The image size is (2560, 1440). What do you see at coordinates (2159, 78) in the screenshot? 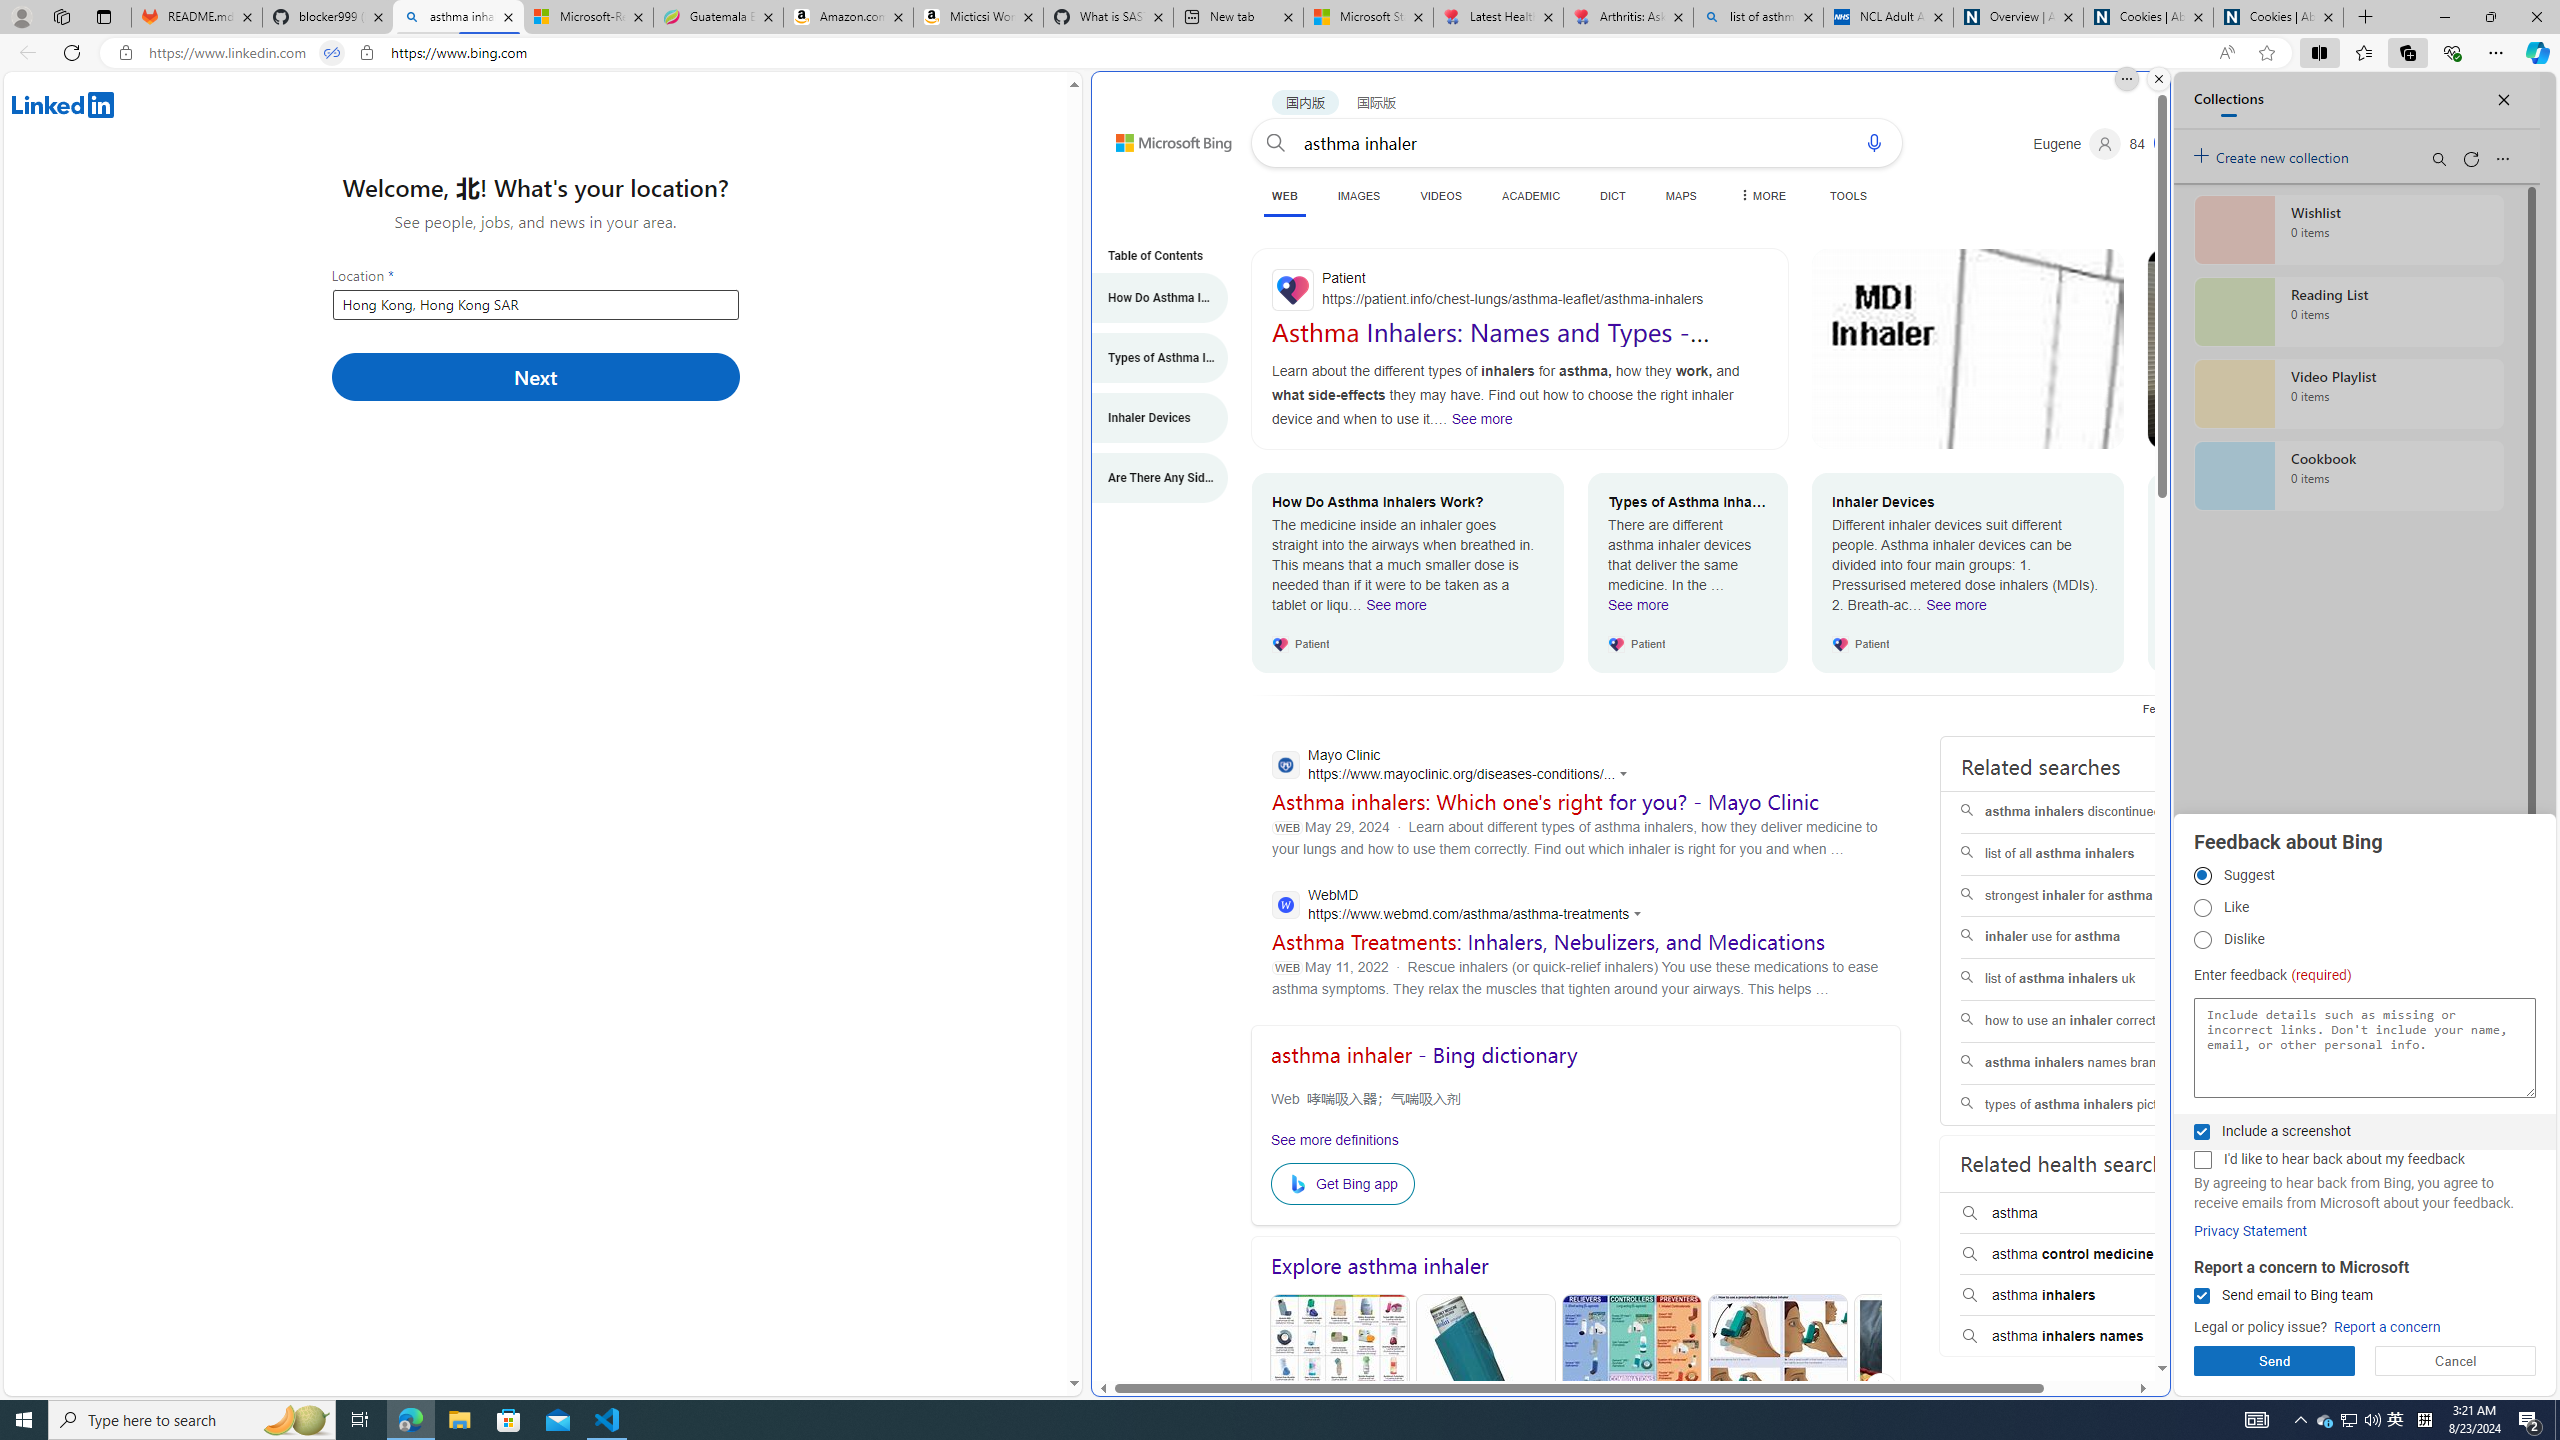
I see `'Close split screen.'` at bounding box center [2159, 78].